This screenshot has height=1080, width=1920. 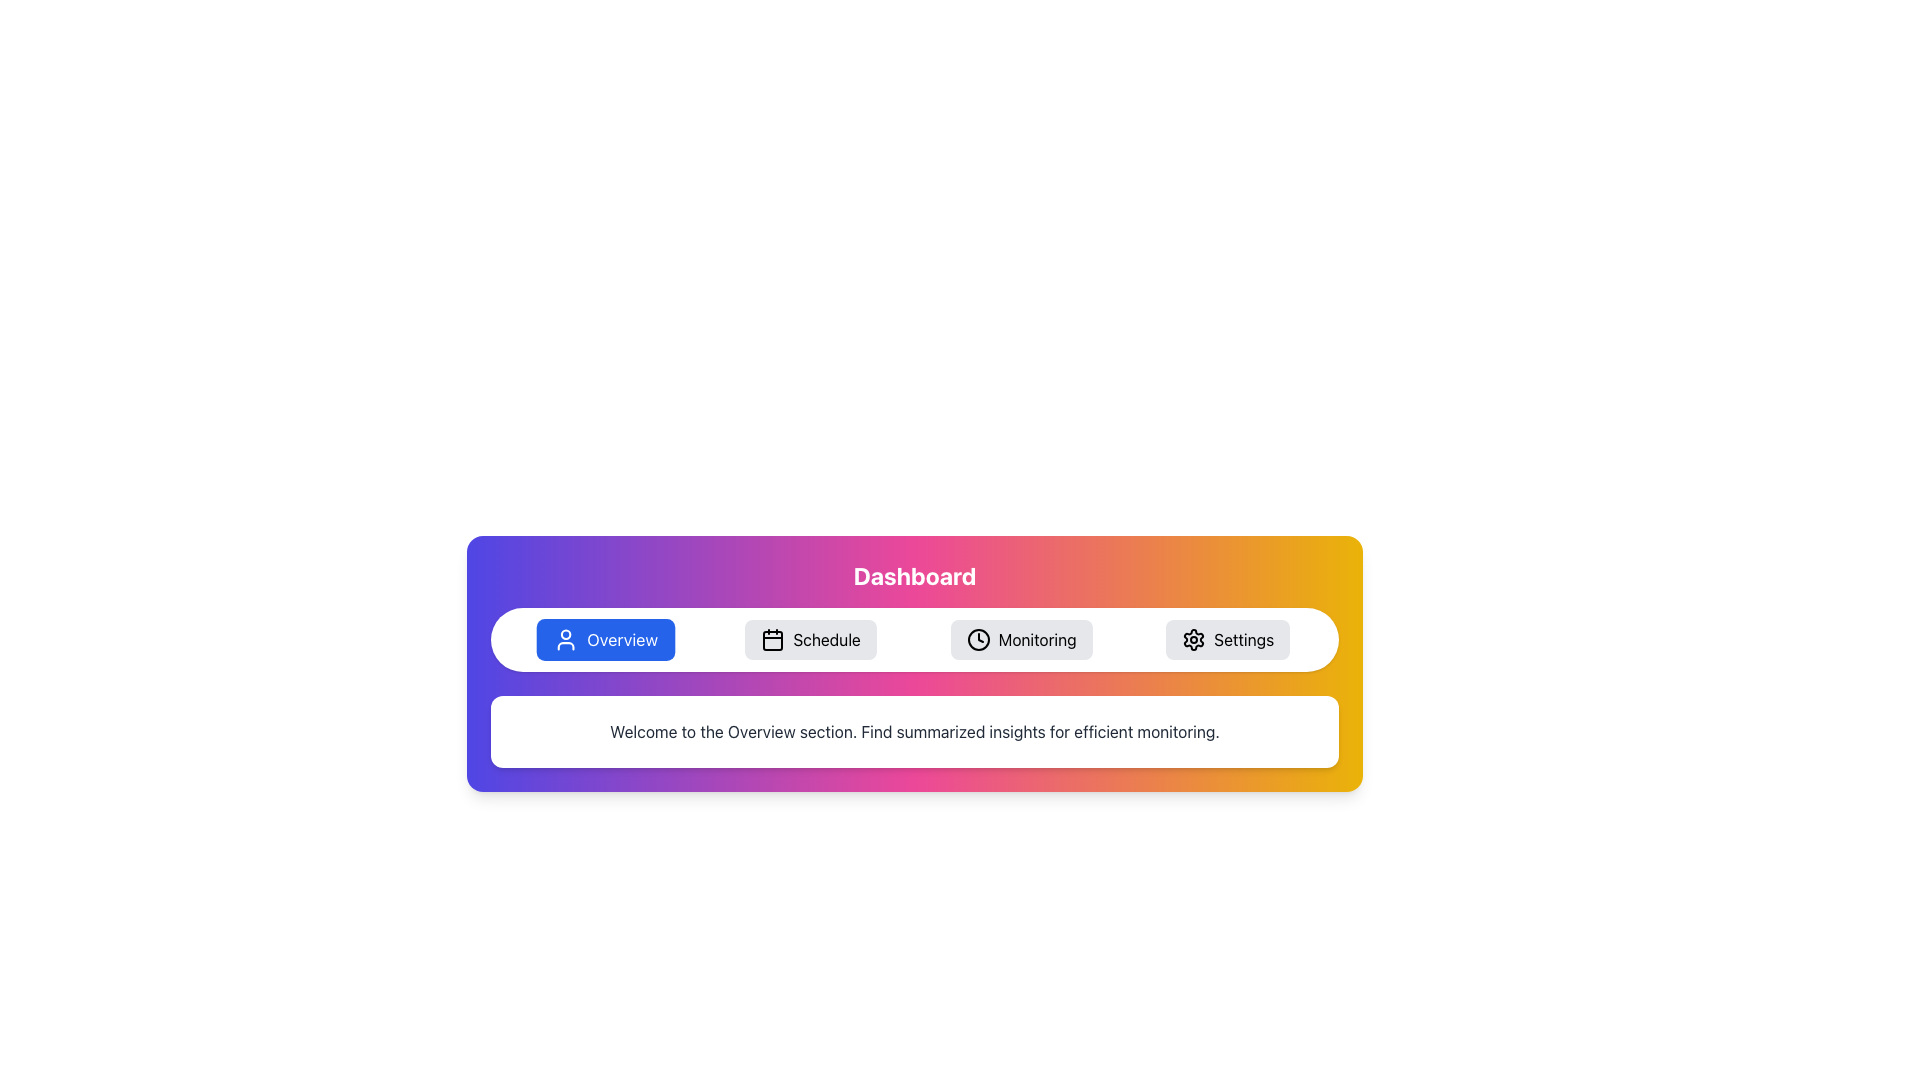 I want to click on the second button from the left in the horizontally aligned button group, so click(x=811, y=640).